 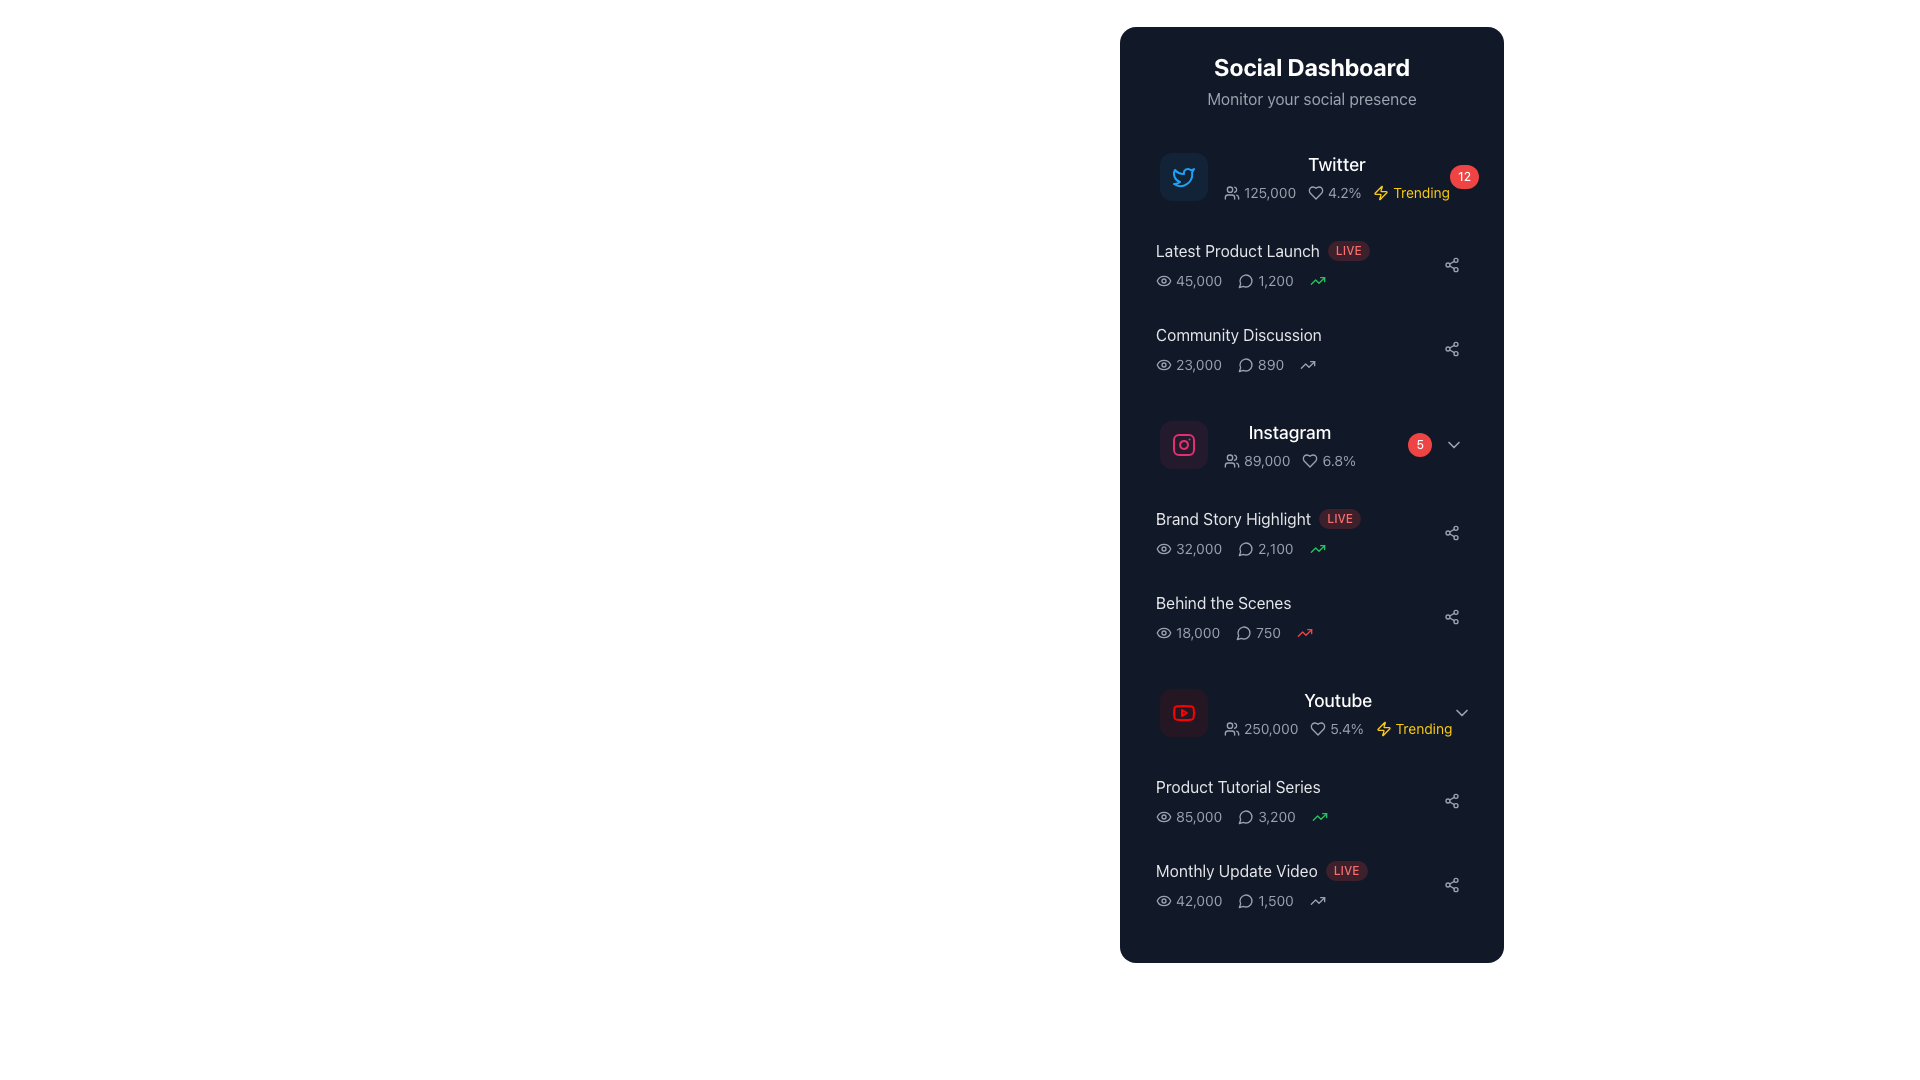 I want to click on the value displayed in the Notification badge, which shows a white numerical value '12' on a red circular background, located next to the arrow icon in the Twitter section of the dashboard, so click(x=1480, y=176).